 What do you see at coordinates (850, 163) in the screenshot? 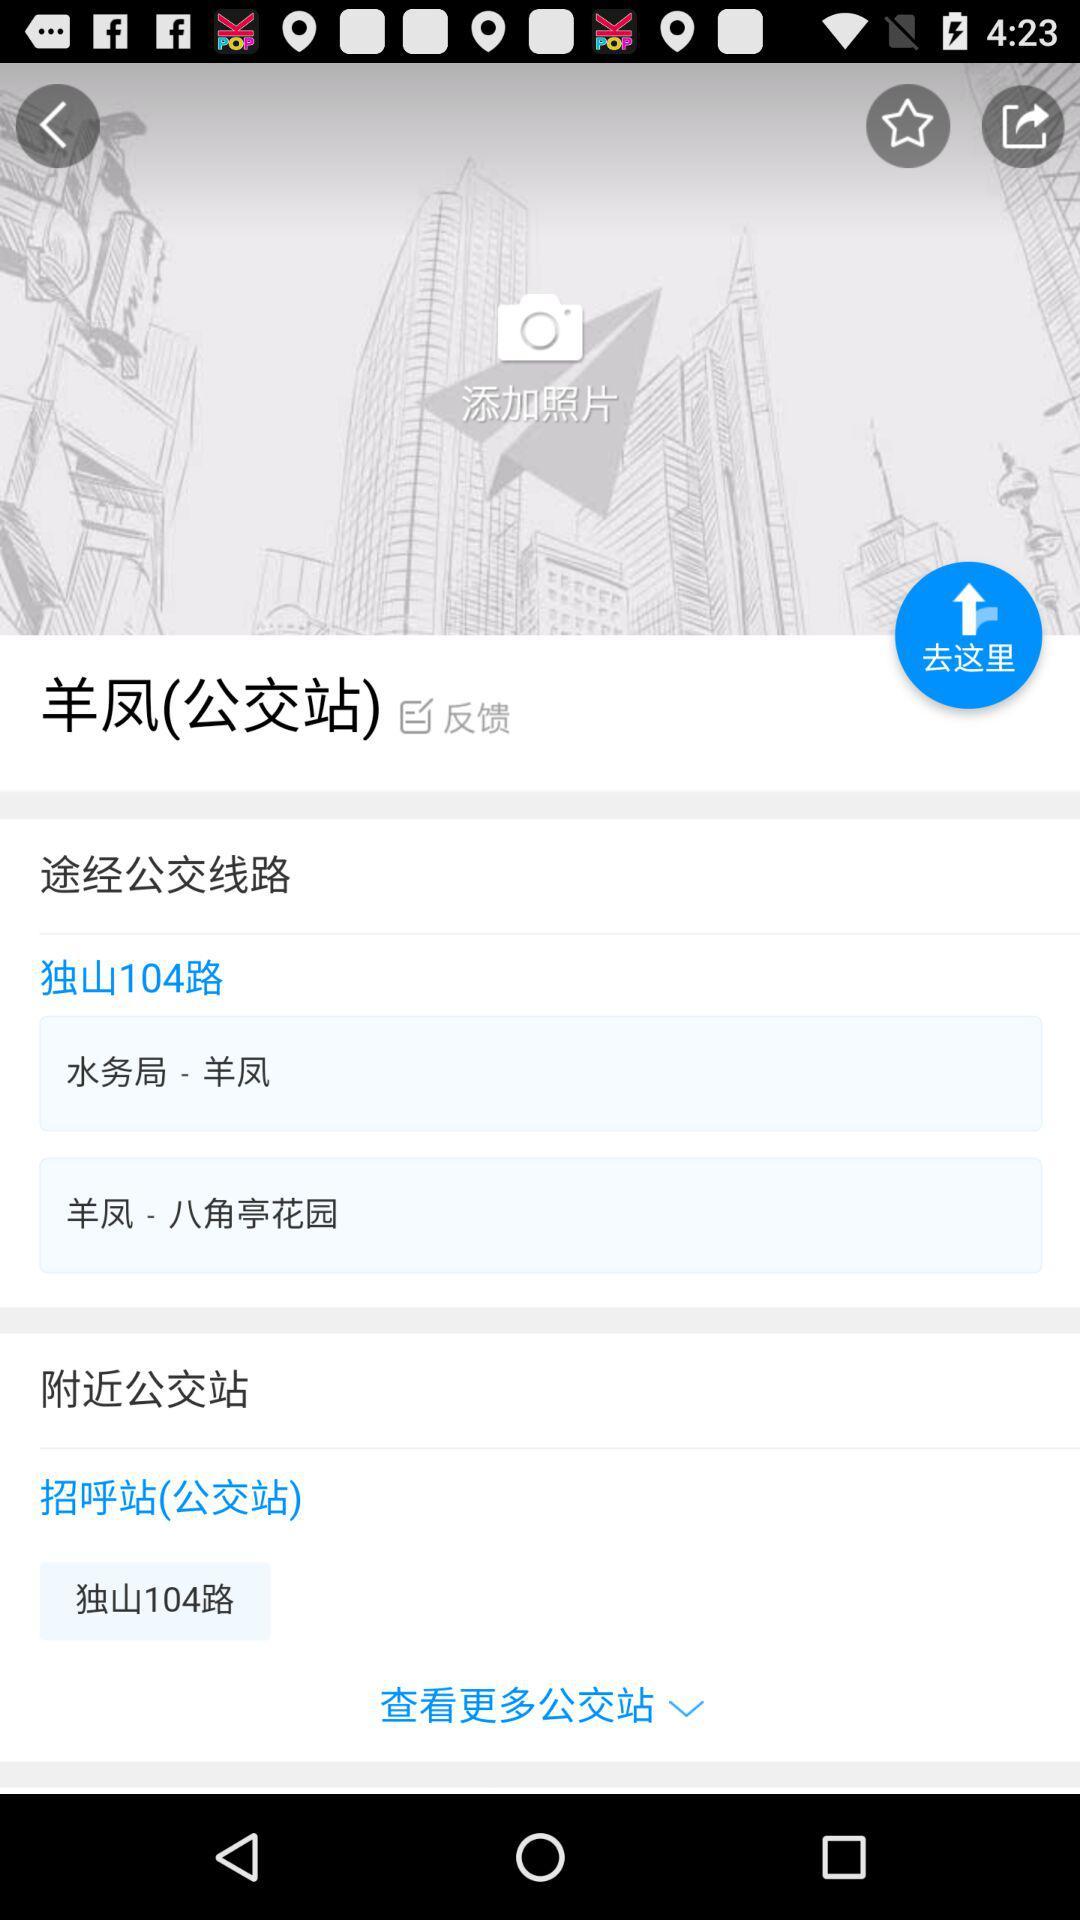
I see `the star icon` at bounding box center [850, 163].